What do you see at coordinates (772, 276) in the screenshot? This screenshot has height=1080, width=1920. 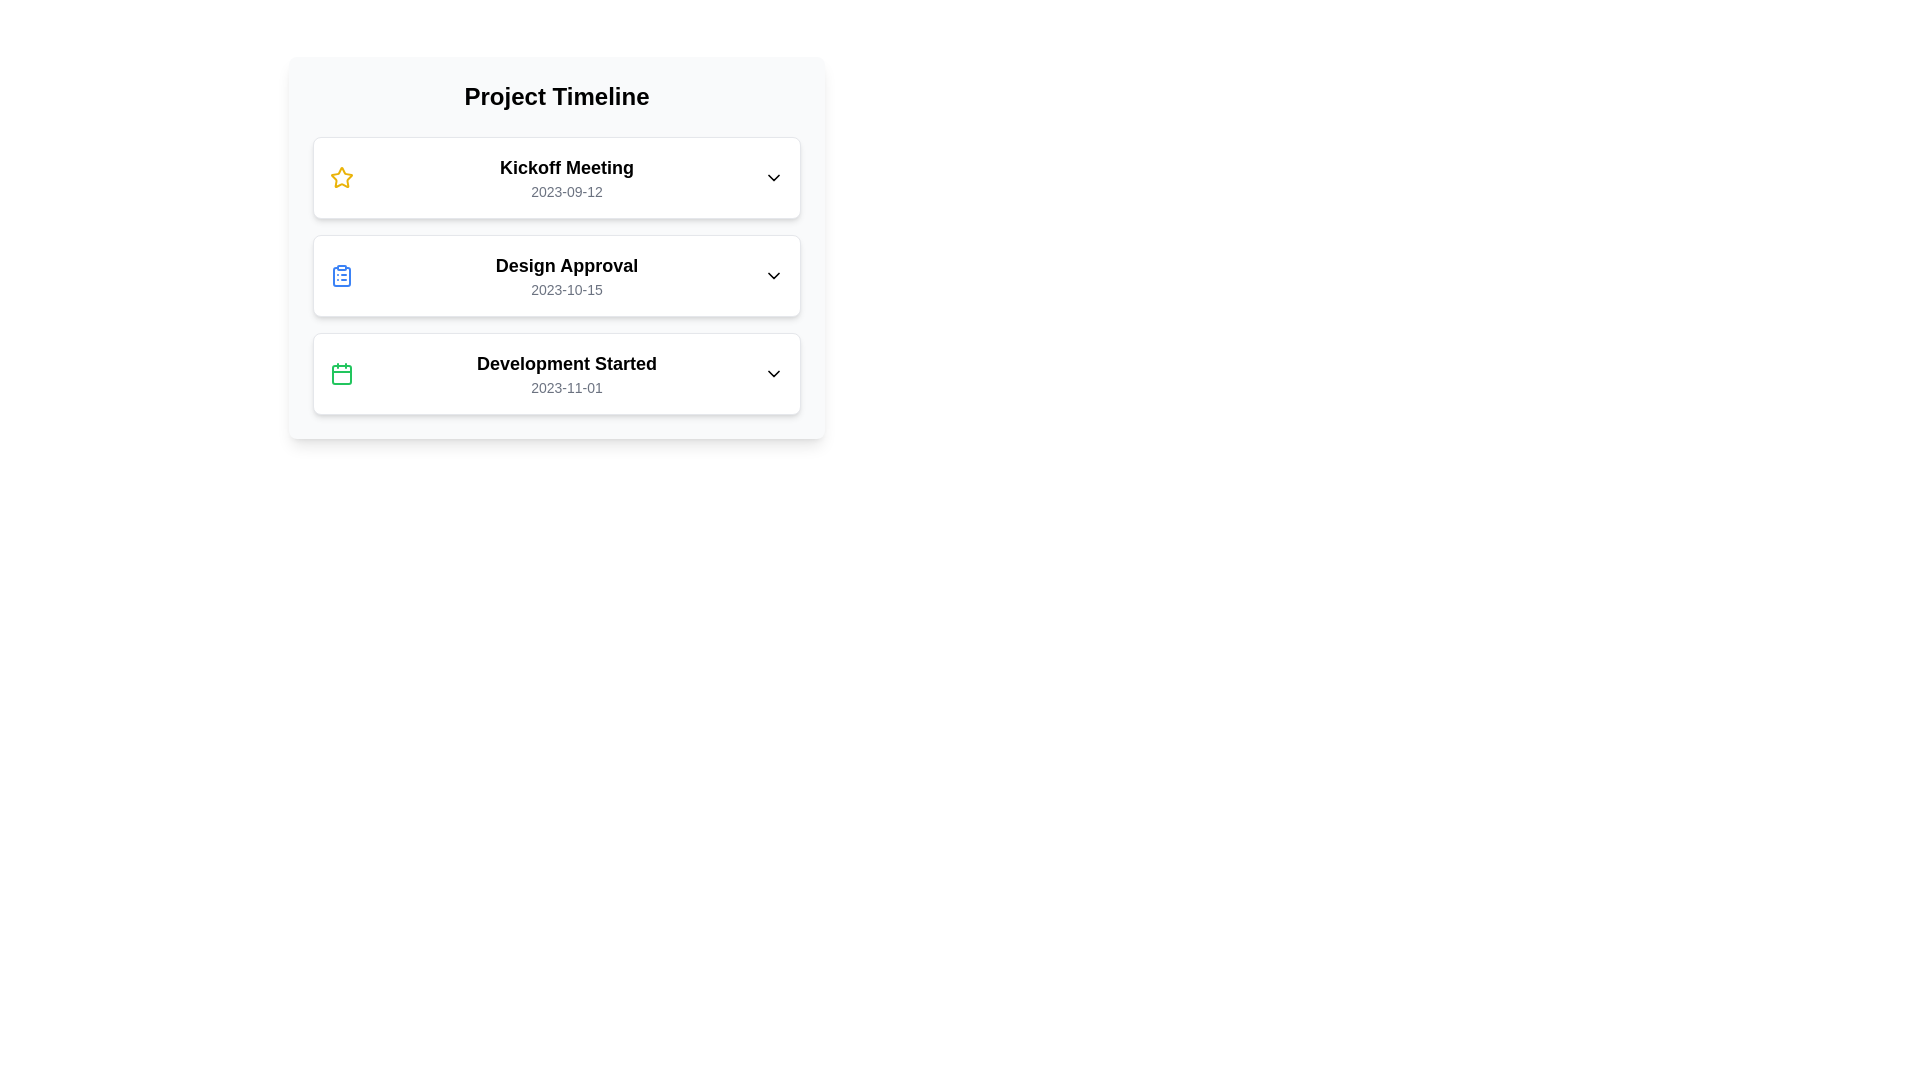 I see `the chevron icon located to the far right of the 'Design Approval' section` at bounding box center [772, 276].